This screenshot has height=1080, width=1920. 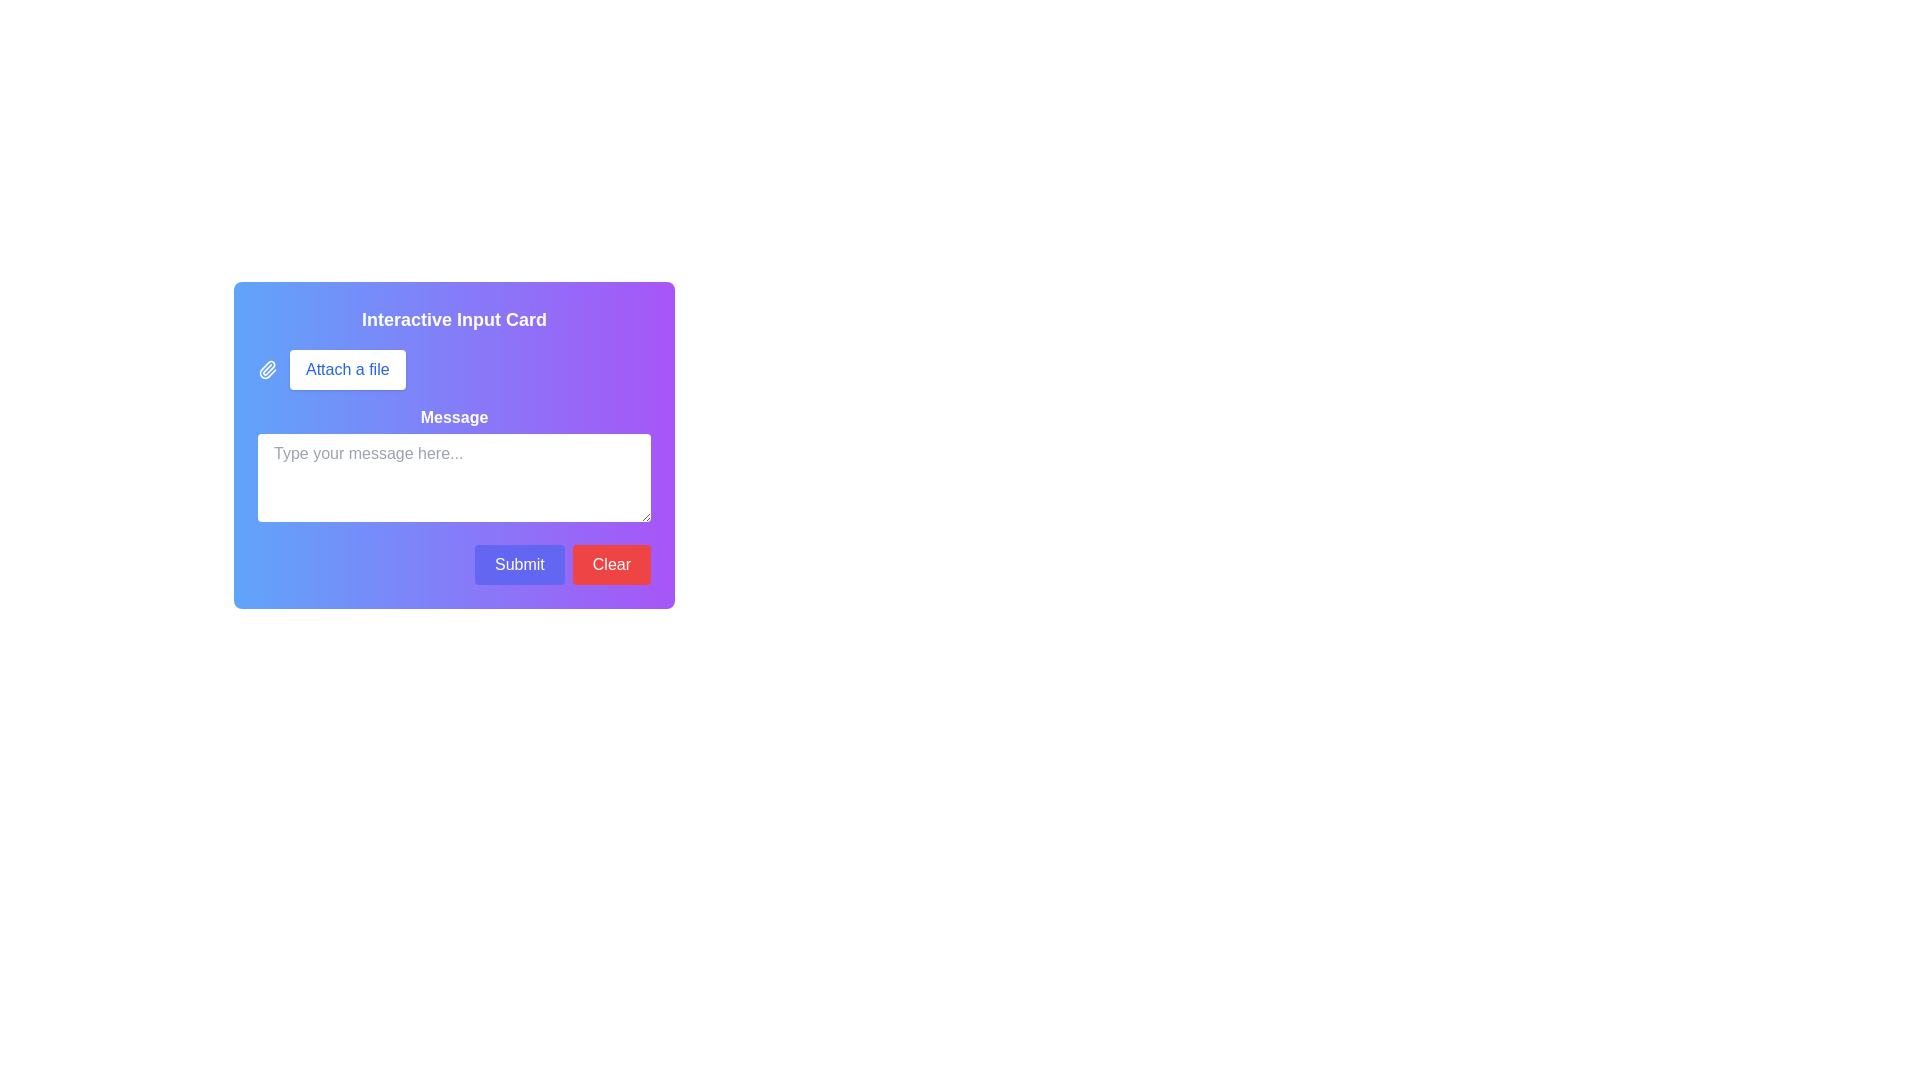 I want to click on the paperclip icon located to the left of the 'Attach a file' button in the 'Interactive Input Card', so click(x=266, y=370).